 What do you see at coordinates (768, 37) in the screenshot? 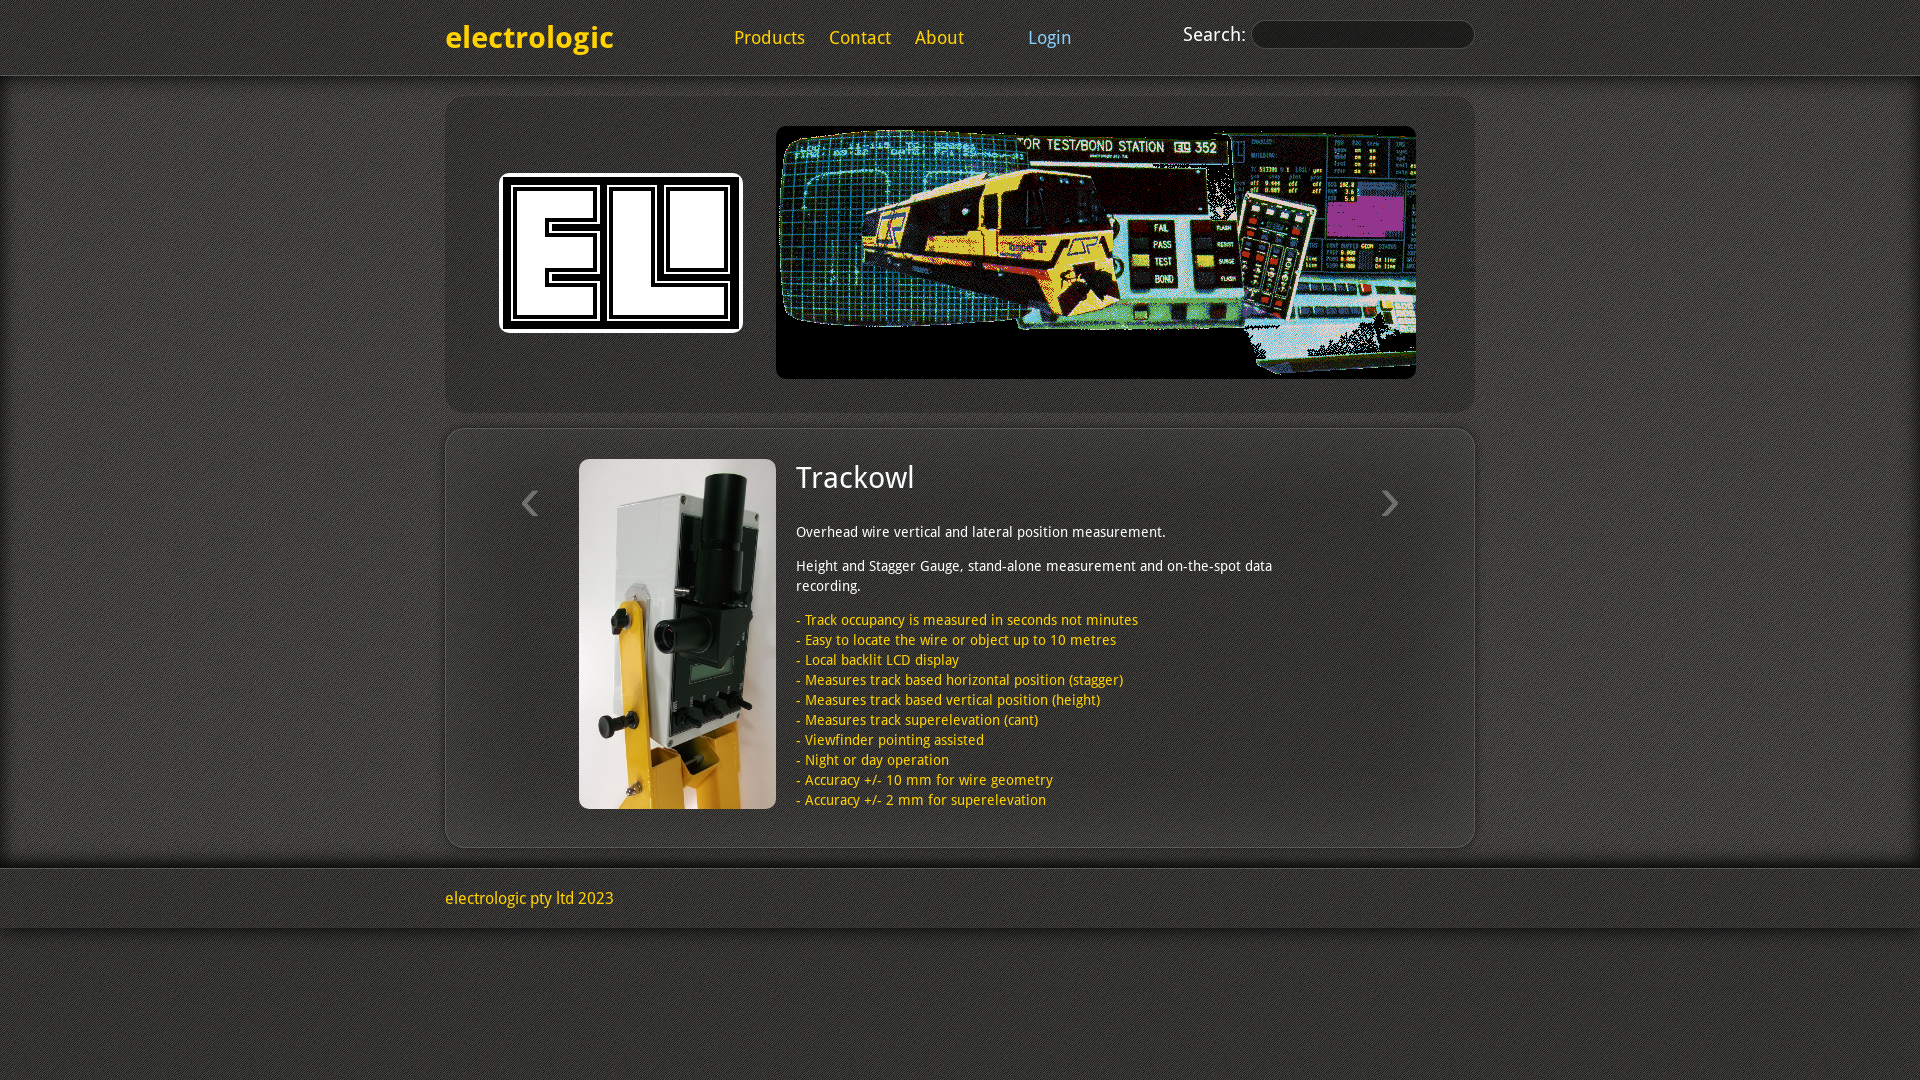
I see `'Products'` at bounding box center [768, 37].